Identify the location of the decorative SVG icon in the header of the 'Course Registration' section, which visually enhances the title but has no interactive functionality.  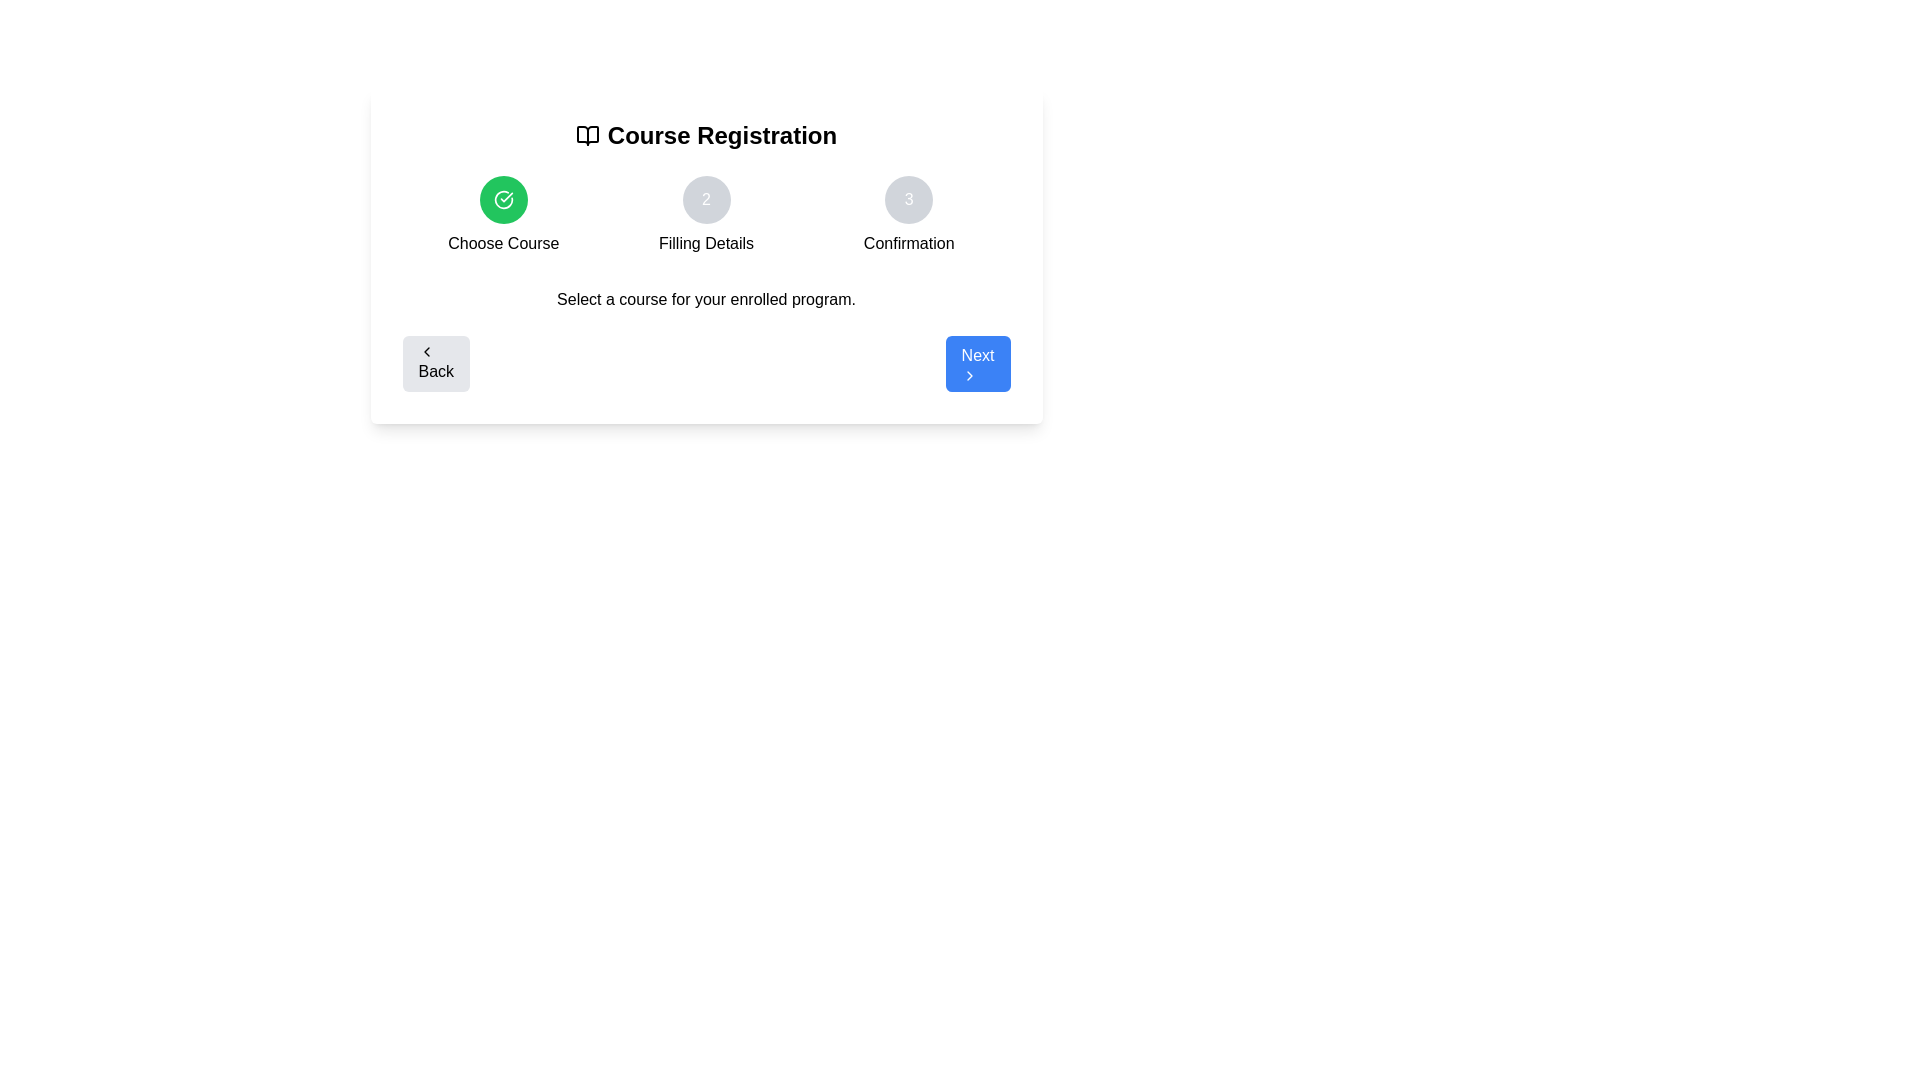
(586, 135).